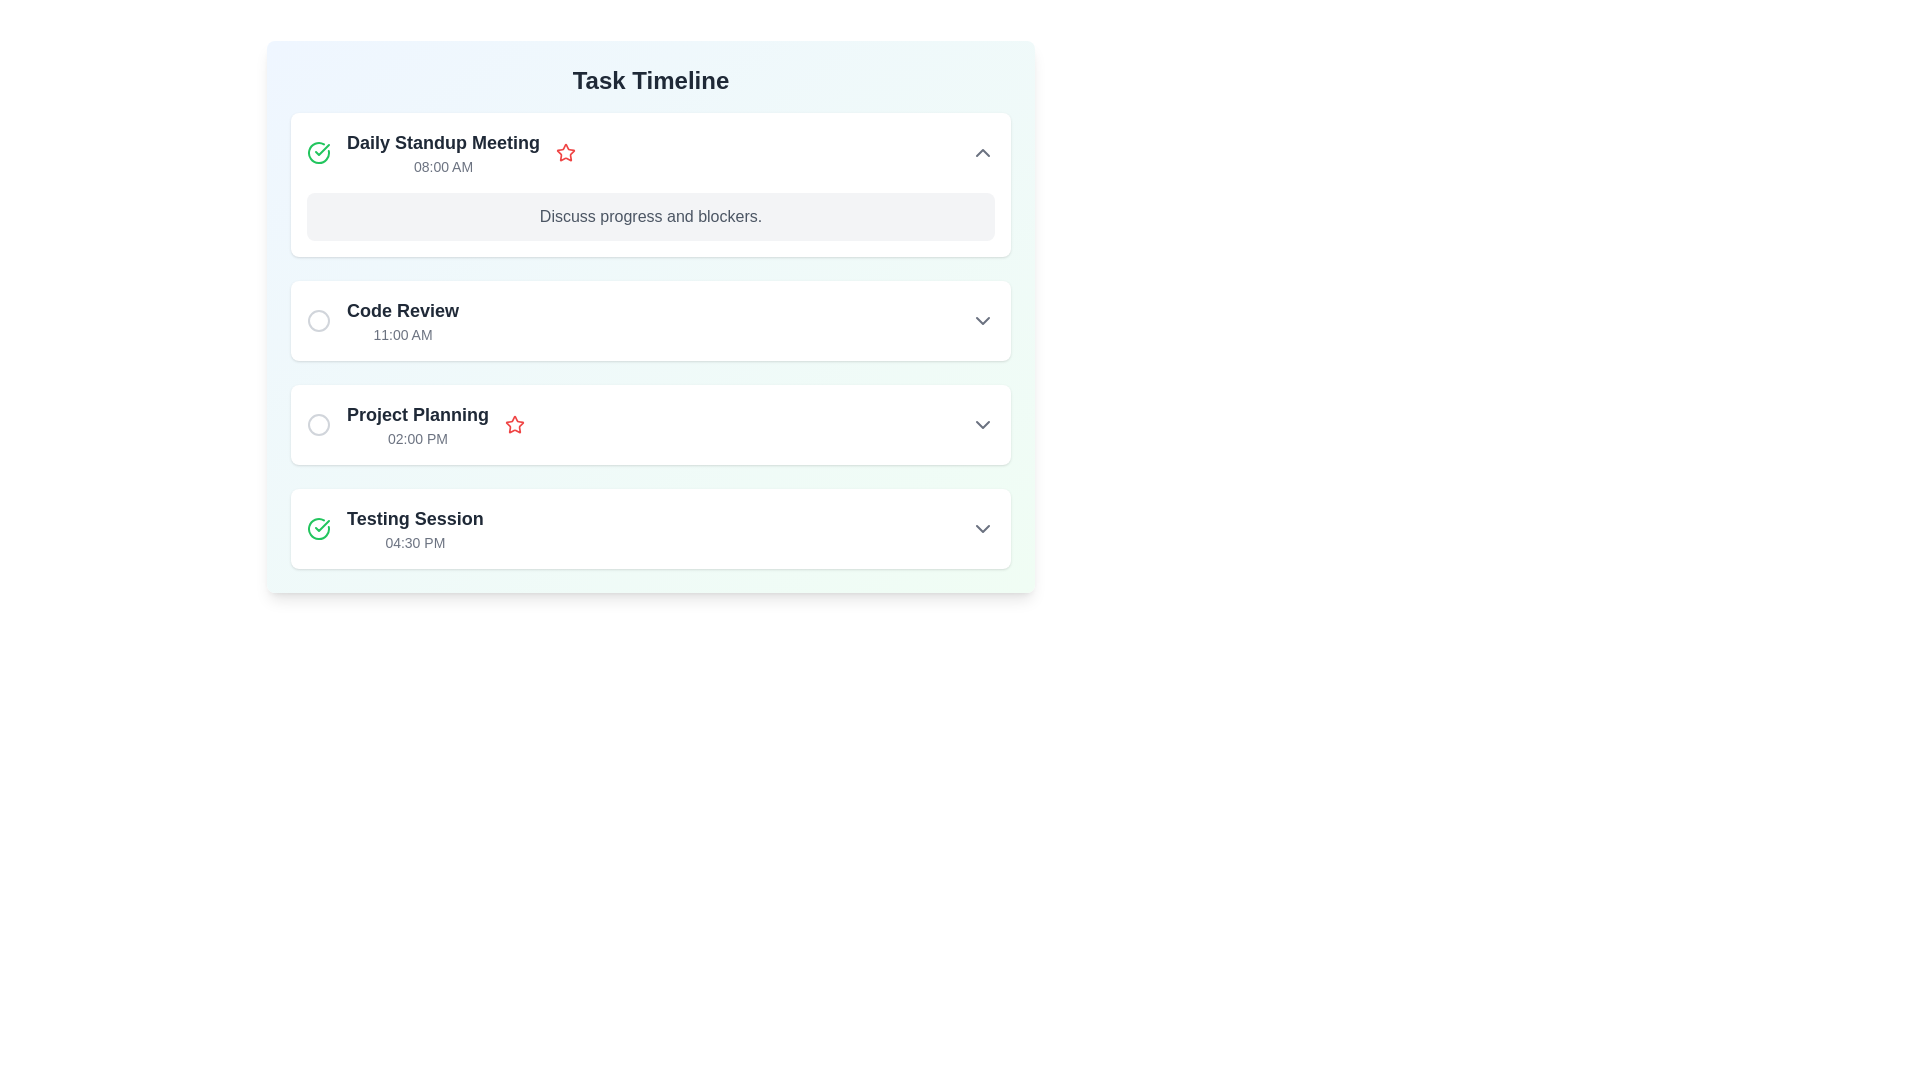  What do you see at coordinates (565, 152) in the screenshot?
I see `the star icon indicating priority for the 'Daily Standup Meeting'` at bounding box center [565, 152].